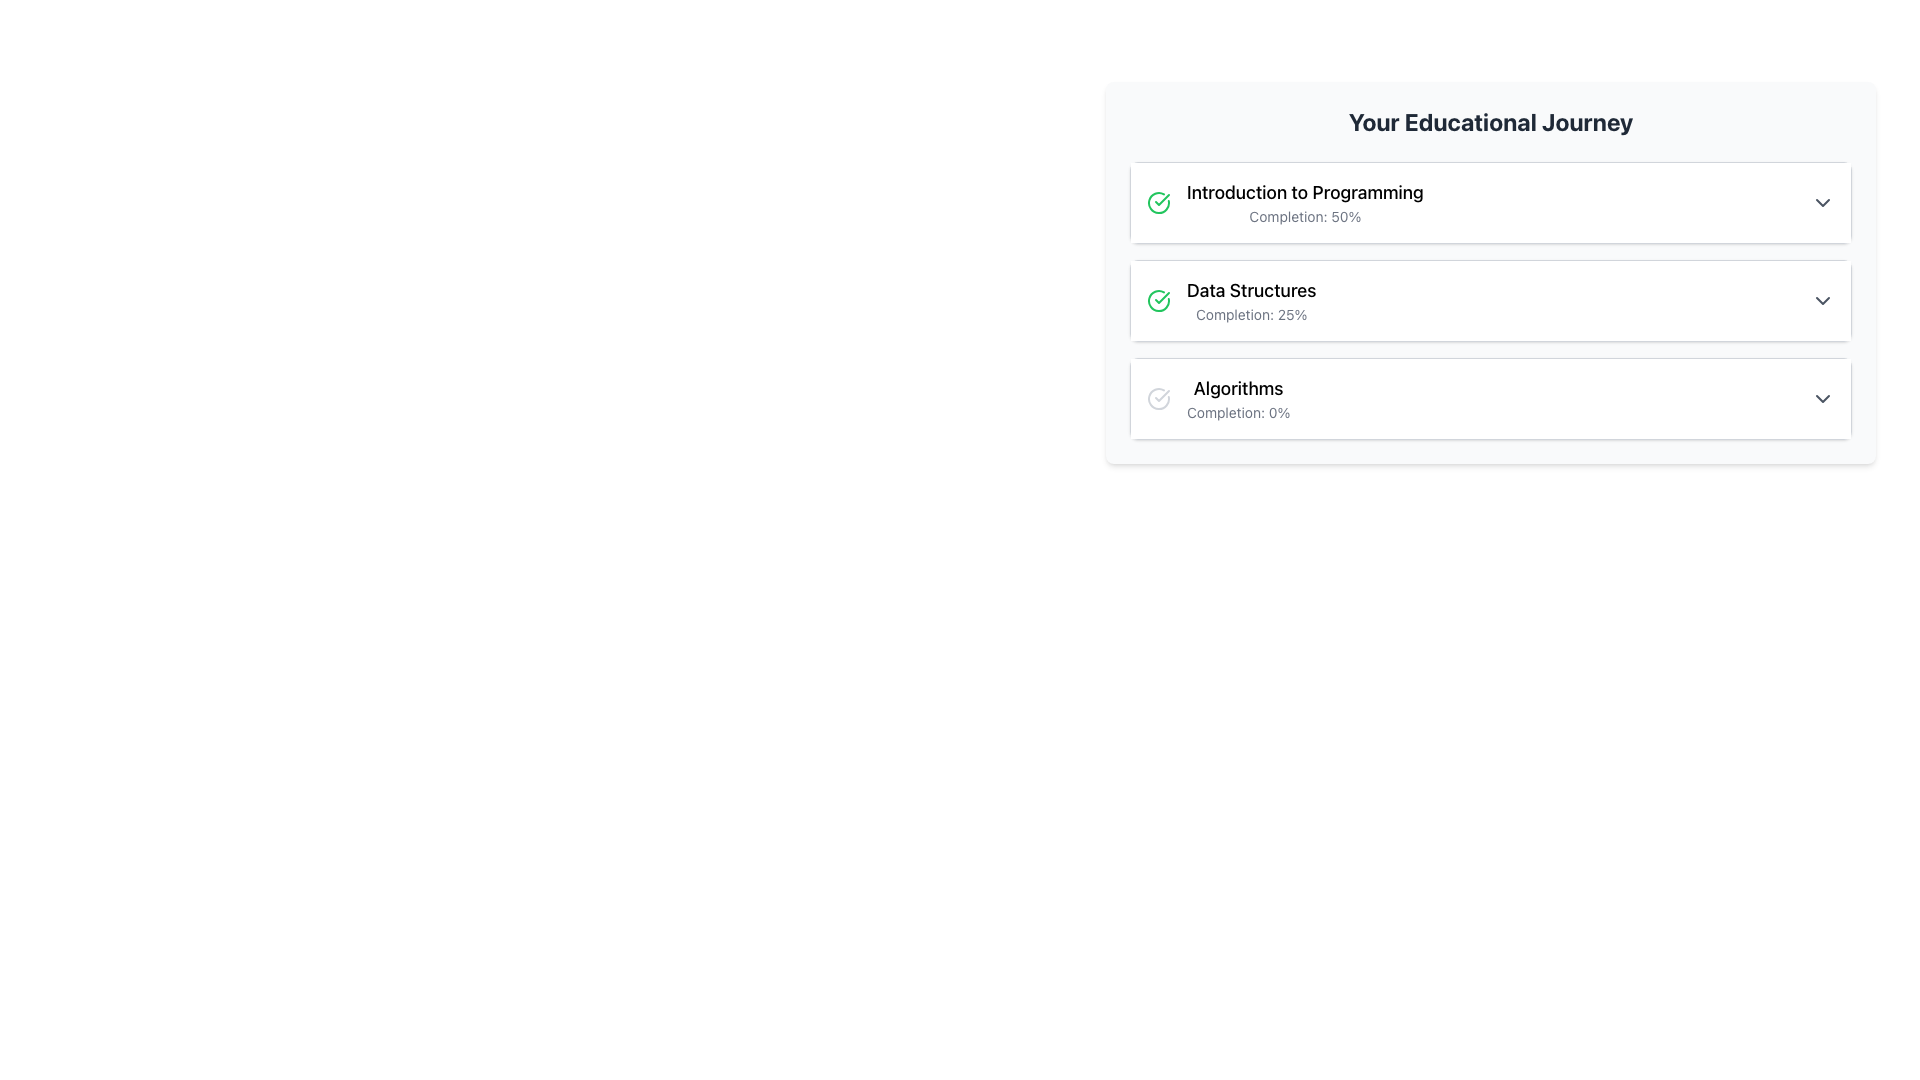 The height and width of the screenshot is (1080, 1920). Describe the element at coordinates (1285, 203) in the screenshot. I see `the first list entry in the 'Your Educational Journey' section, which displays the course title and completion status` at that location.